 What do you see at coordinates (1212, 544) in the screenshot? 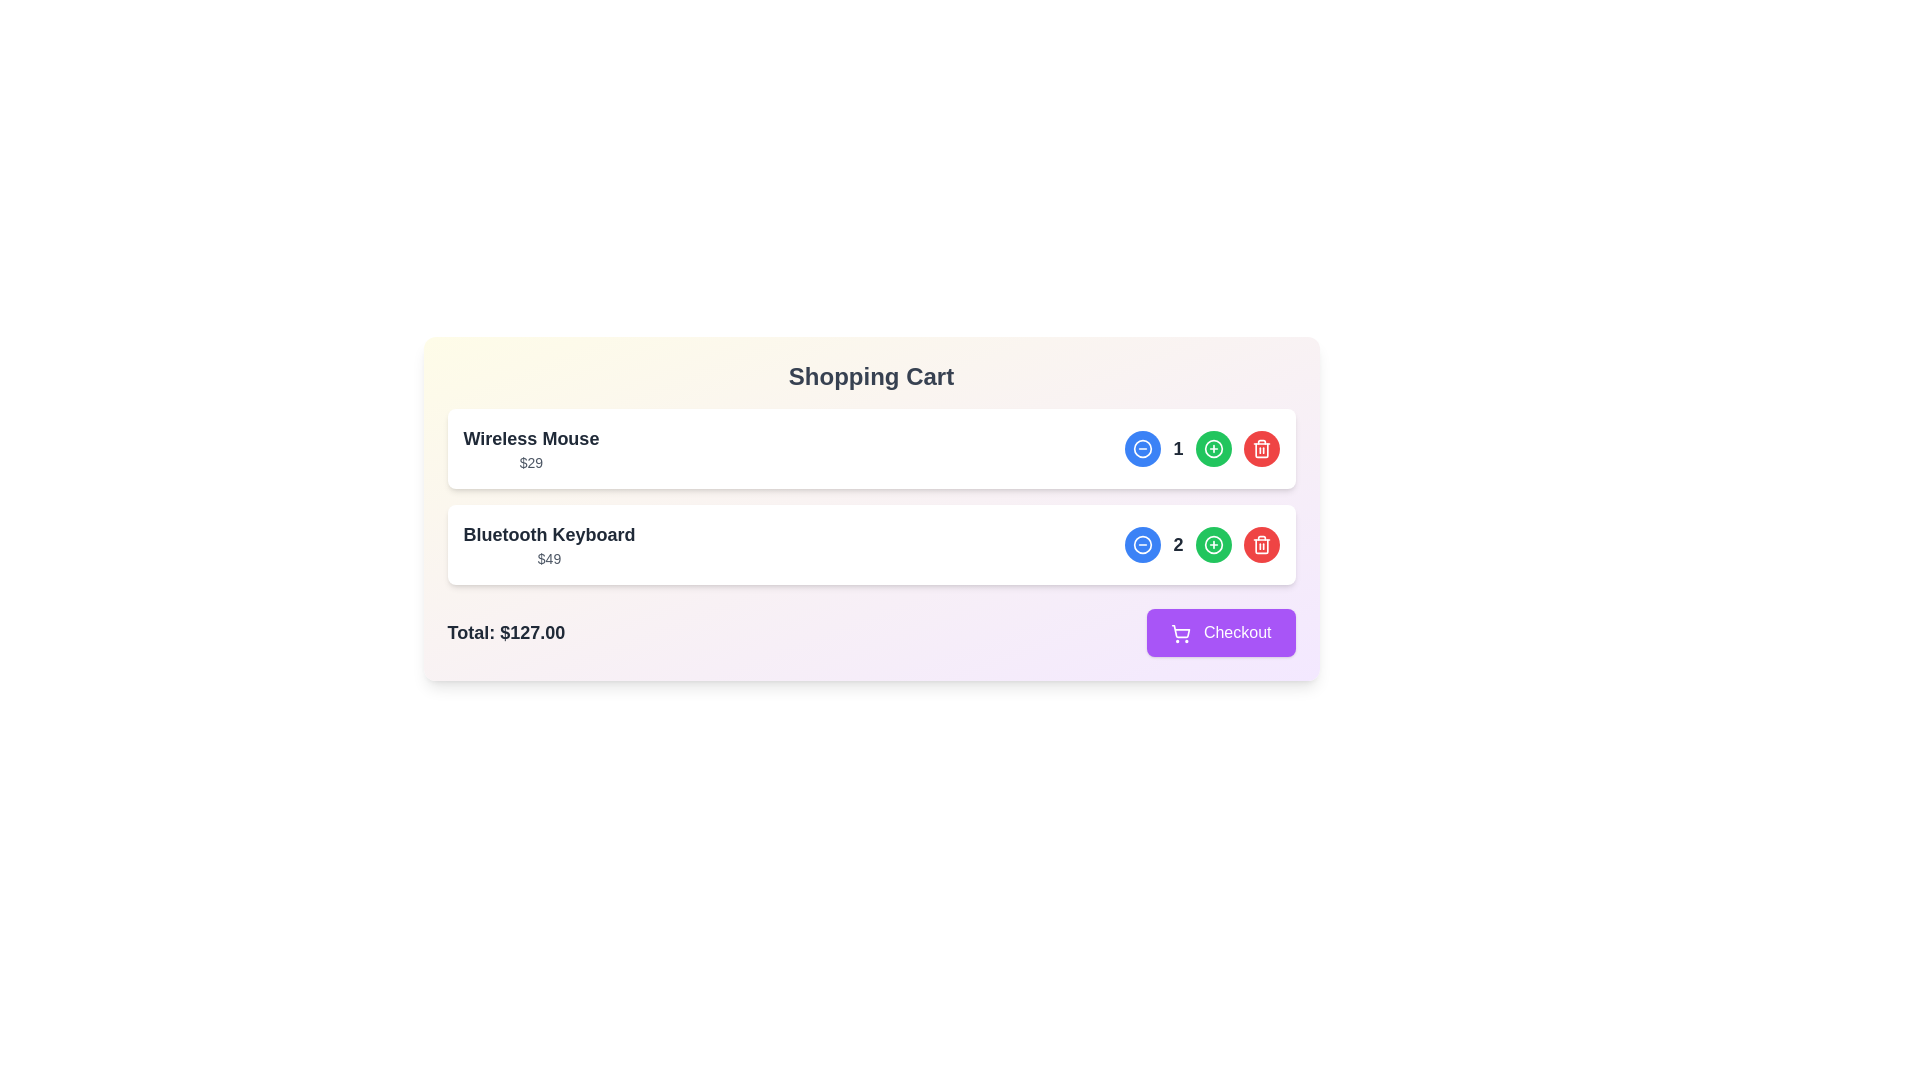
I see `the third button in the horizontal grouping of four, which increases the quantity of the 'Bluetooth Keyboard $49' in the shopping cart` at bounding box center [1212, 544].